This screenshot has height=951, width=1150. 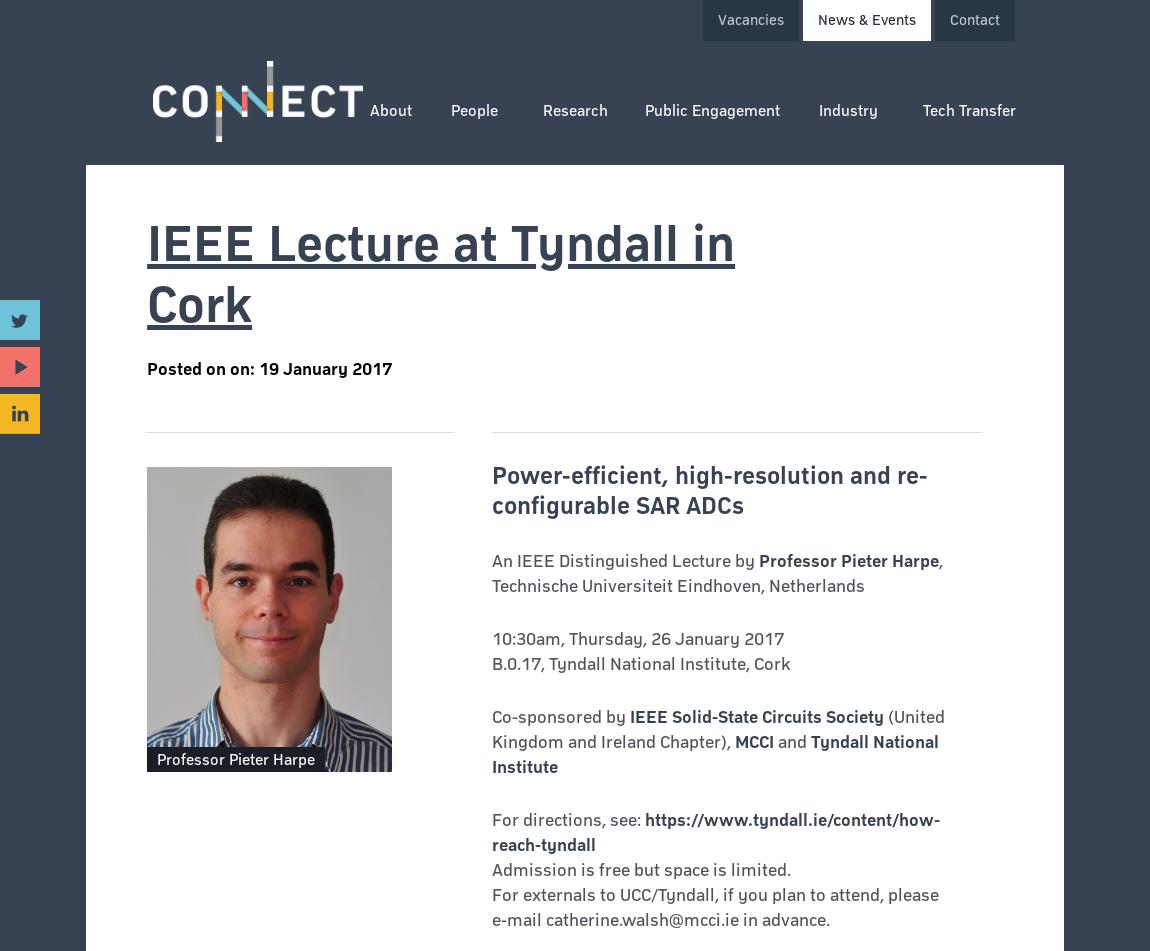 What do you see at coordinates (639, 662) in the screenshot?
I see `'B.0.17, Tyndall National Institute, Cork'` at bounding box center [639, 662].